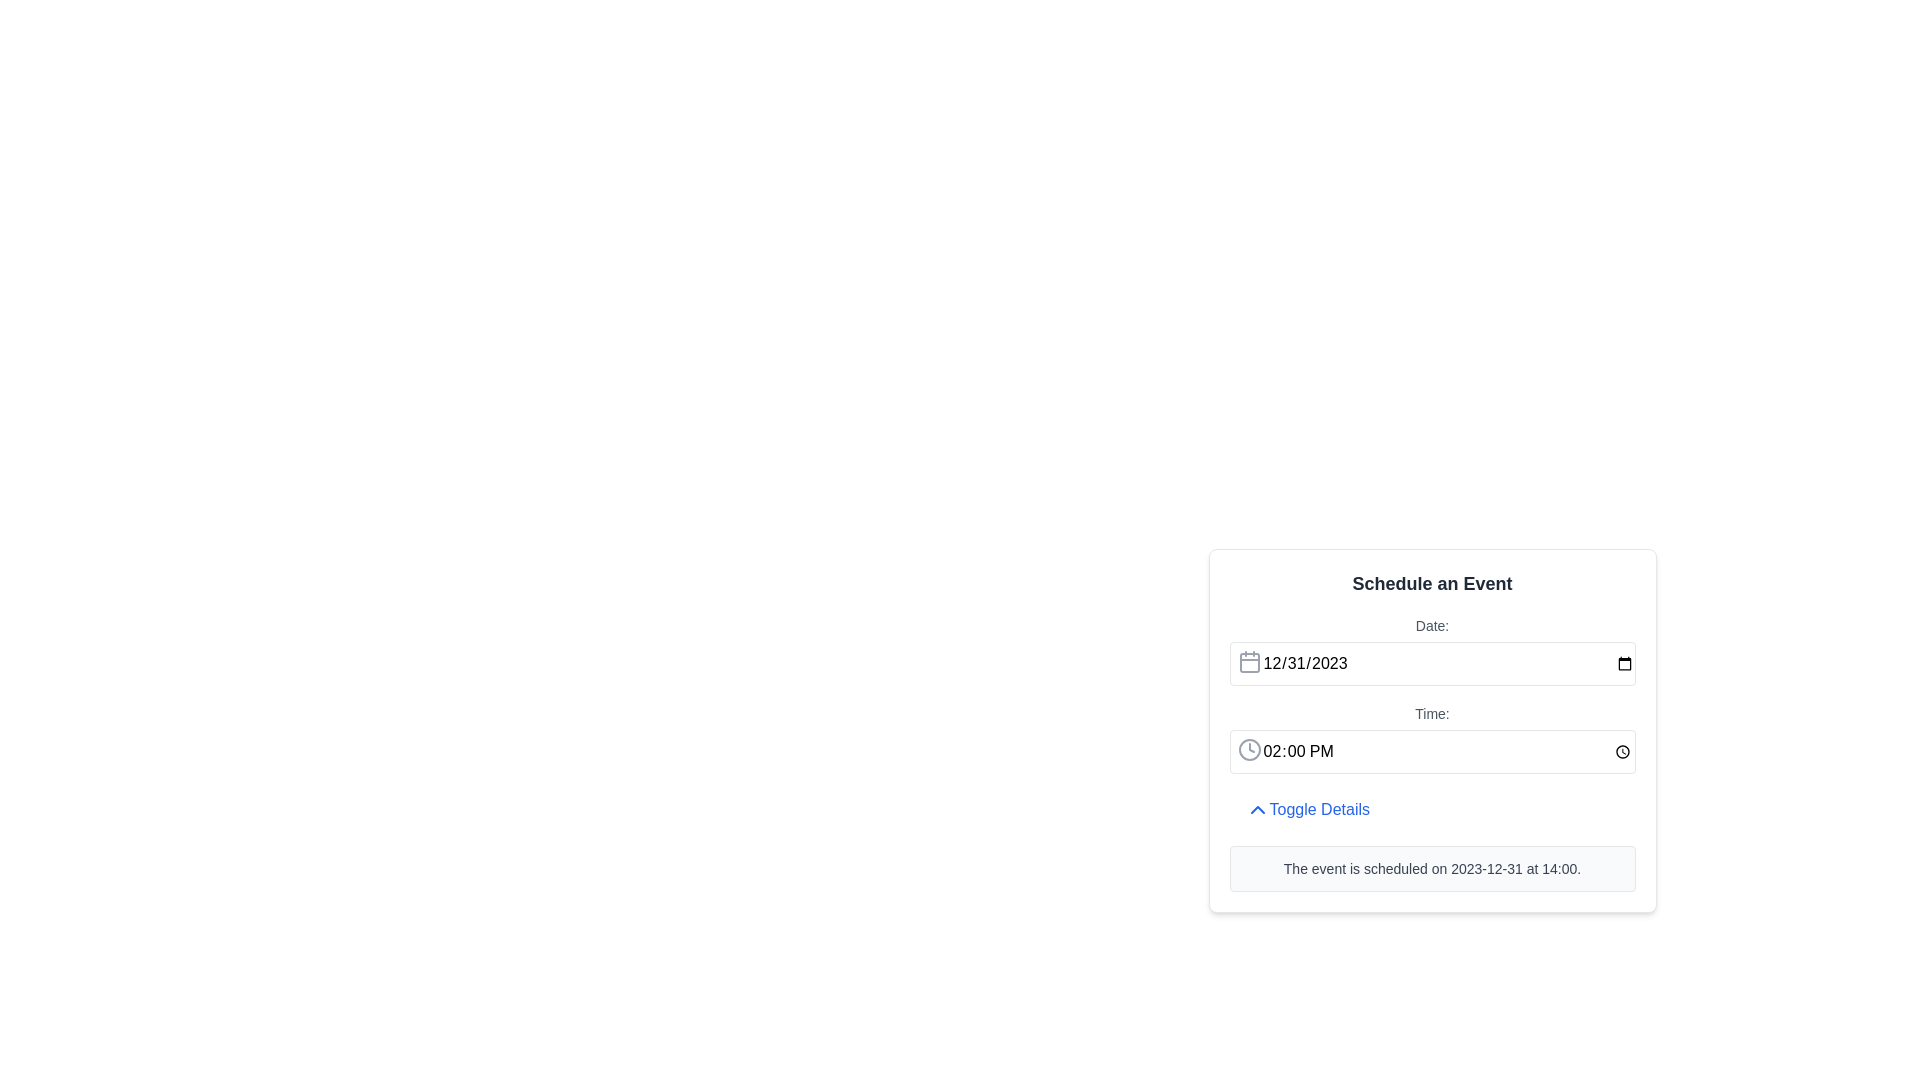  What do you see at coordinates (1558, 867) in the screenshot?
I see `information displayed in the Text Display that shows the scheduled event time, which is located to the right of the date text '2023-12-31'` at bounding box center [1558, 867].